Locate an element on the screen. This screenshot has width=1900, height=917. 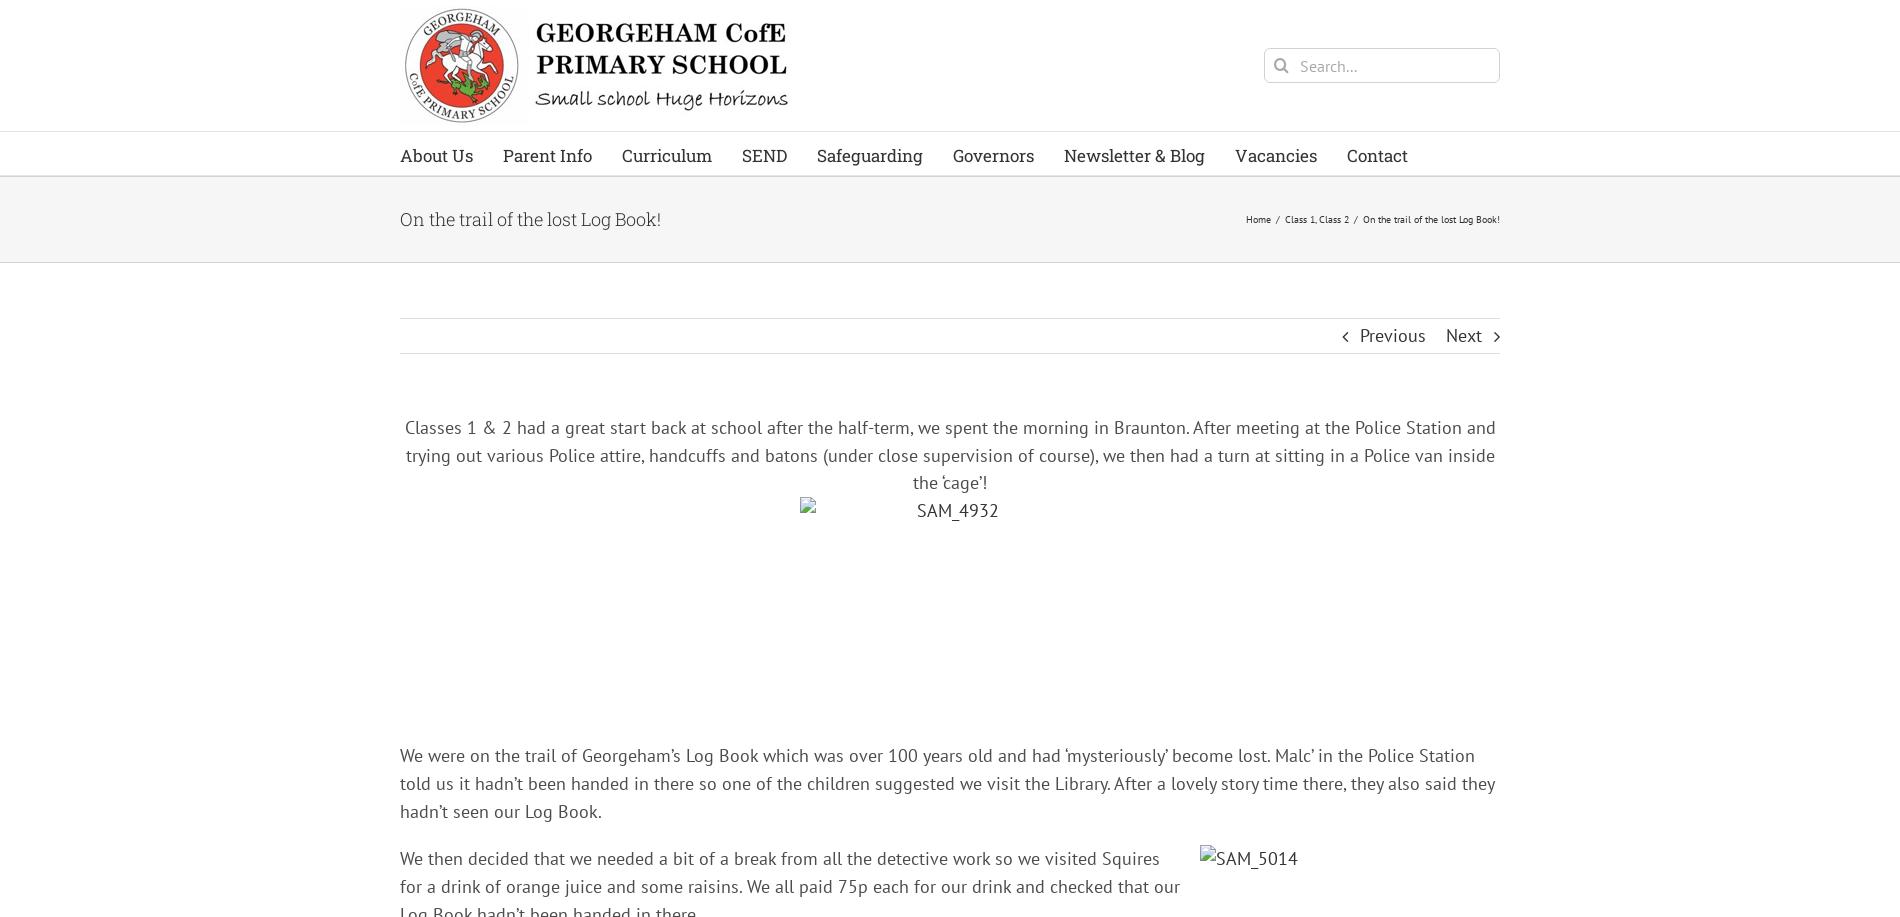
'PTFA FROGS' is located at coordinates (559, 585).